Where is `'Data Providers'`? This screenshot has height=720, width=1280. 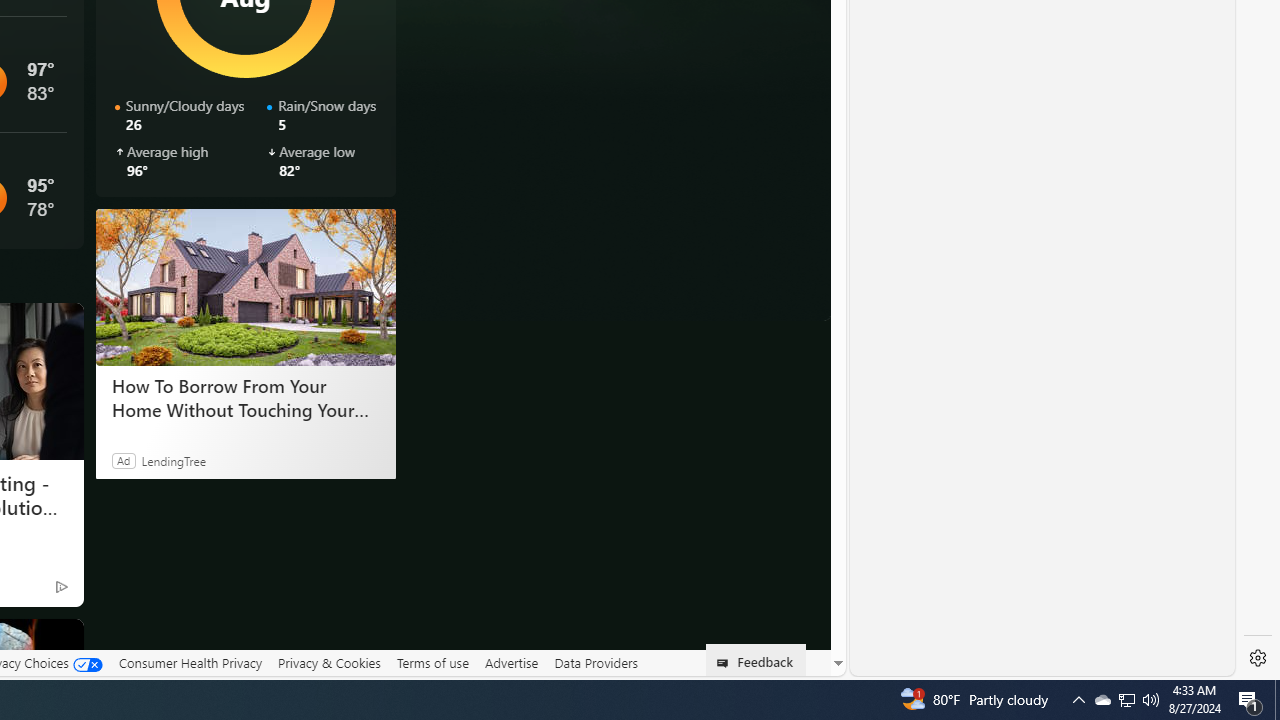 'Data Providers' is located at coordinates (594, 662).